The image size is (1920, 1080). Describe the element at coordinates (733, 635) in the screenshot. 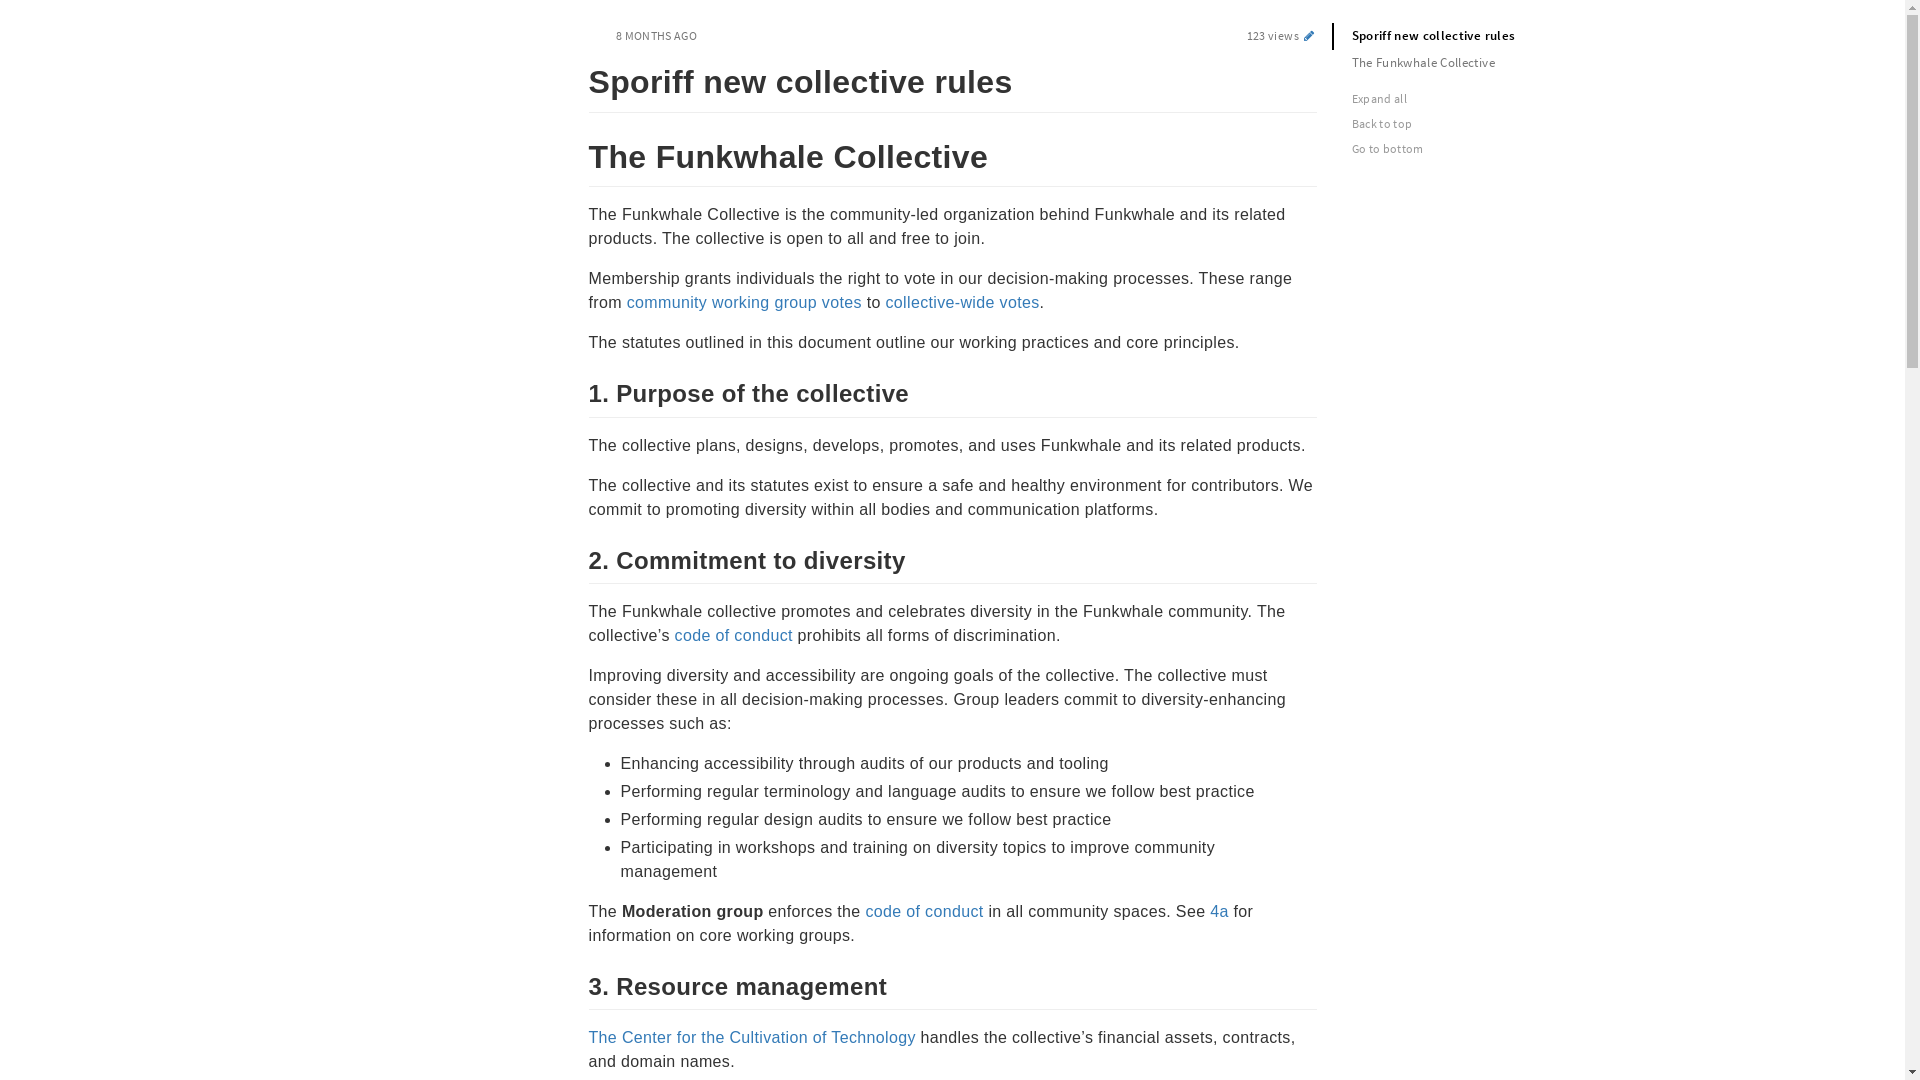

I see `'code of conduct'` at that location.